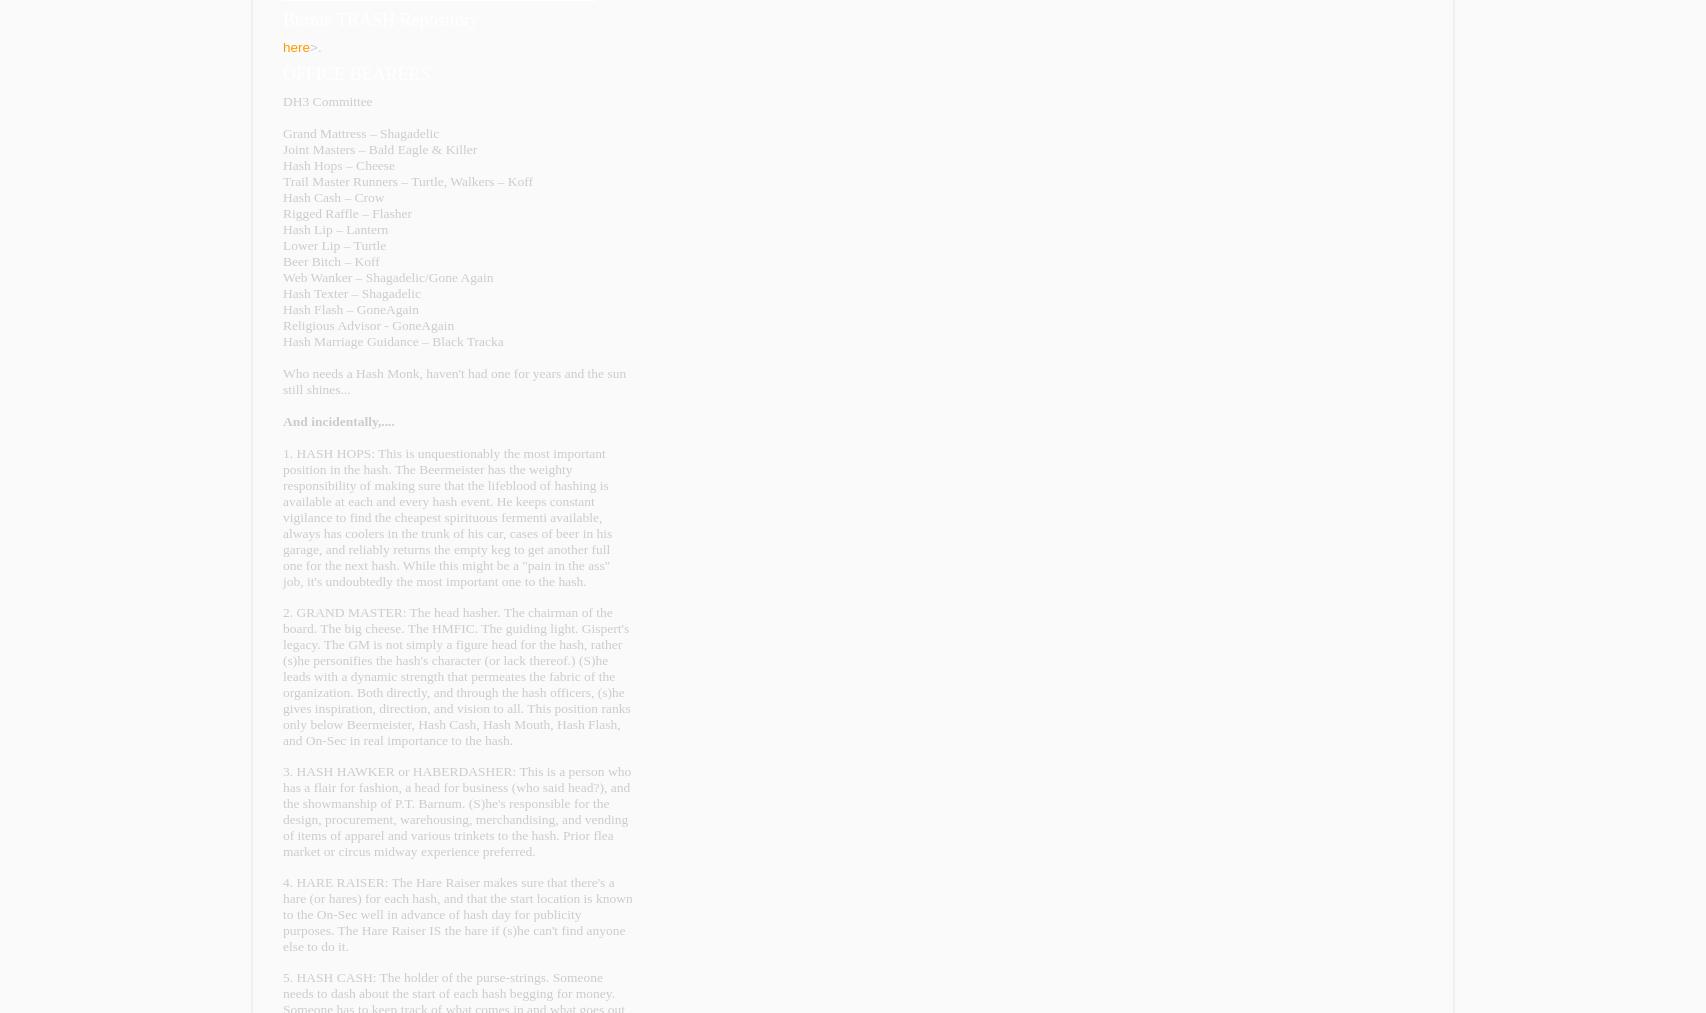 Image resolution: width=1706 pixels, height=1013 pixels. I want to click on '1. HASH HOPS: This is unquestionably the most important position in the hash. The Beermeister has the weighty responsibility of making sure that the lifeblood of hashing is available at each and every hash event. He keeps constant vigilance to find the cheapest spirituous fermenti available, always has coolers in the trunk of his car, cases of beer in his garage, and reliably returns the empty keg to get another full one for the next hash. While this might be a "pain in the ass" job, it's undoubtedly the most important one to the hash.', so click(446, 517).